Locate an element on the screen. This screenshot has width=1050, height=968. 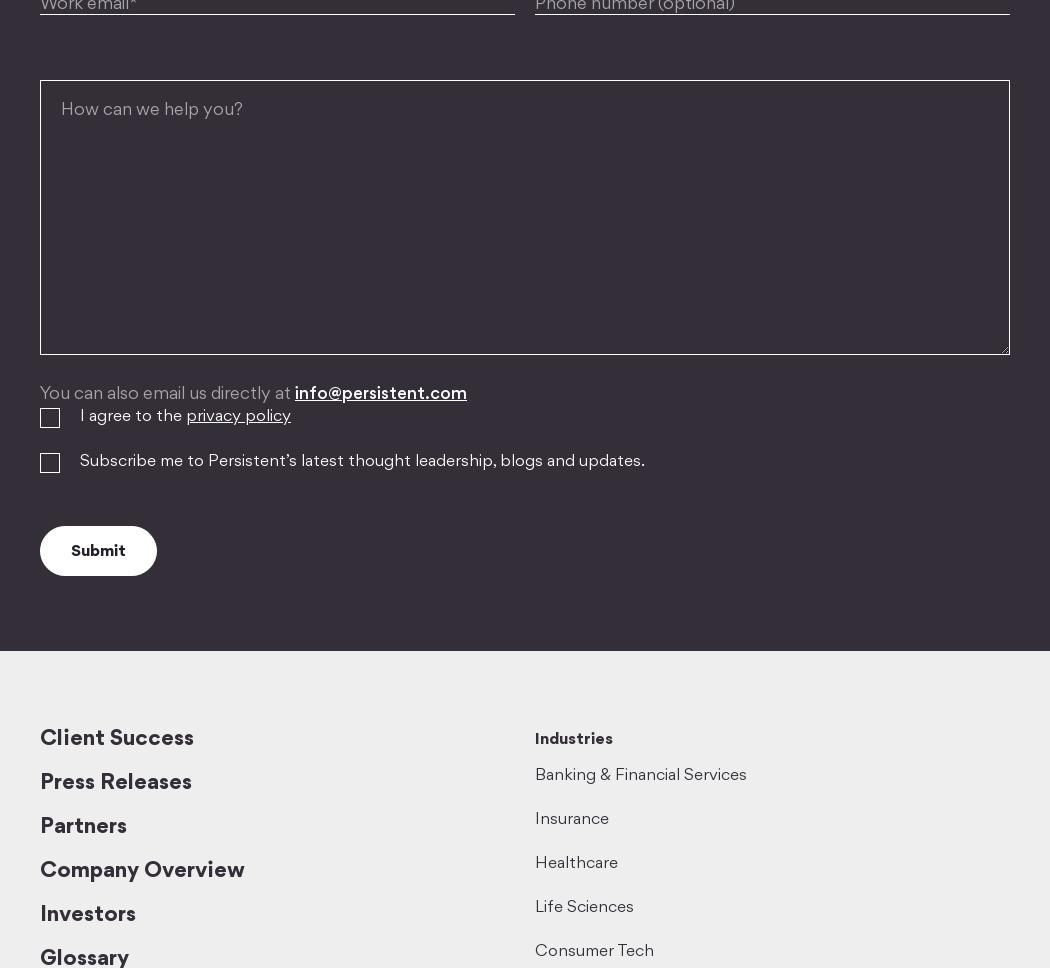
'Partners' is located at coordinates (83, 827).